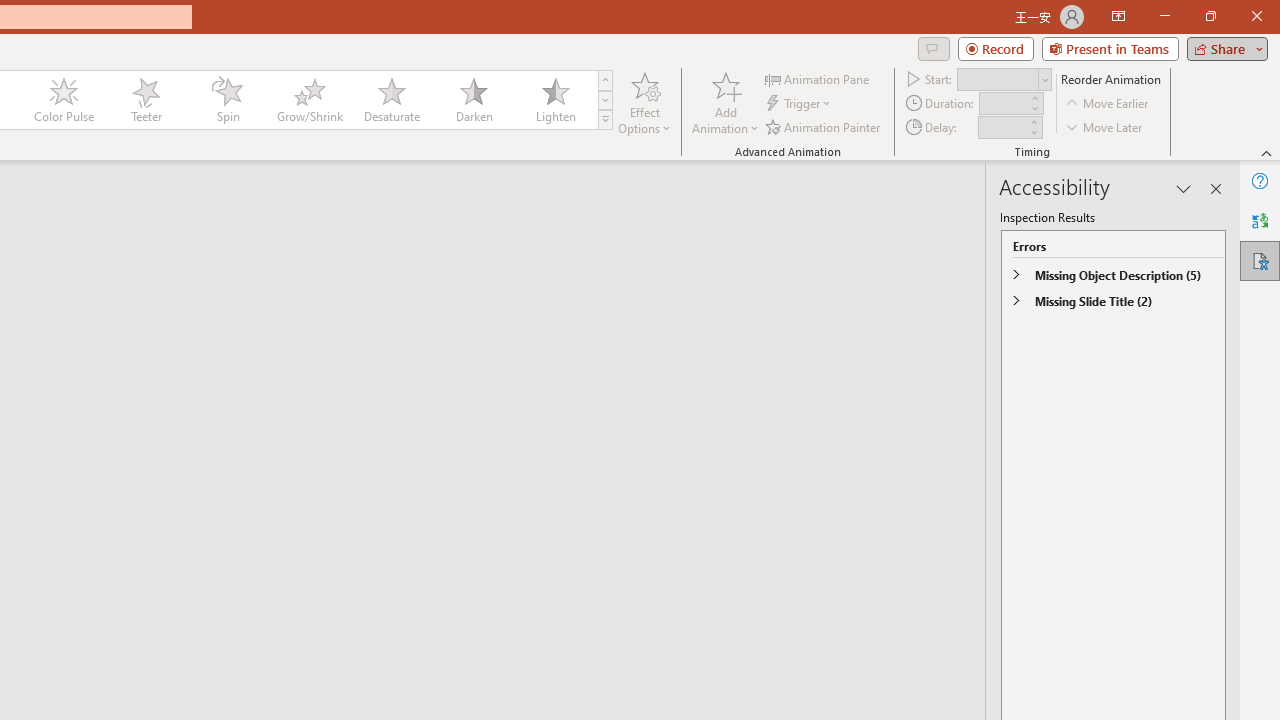 Image resolution: width=1280 pixels, height=720 pixels. Describe the element at coordinates (645, 103) in the screenshot. I see `'Effect Options'` at that location.